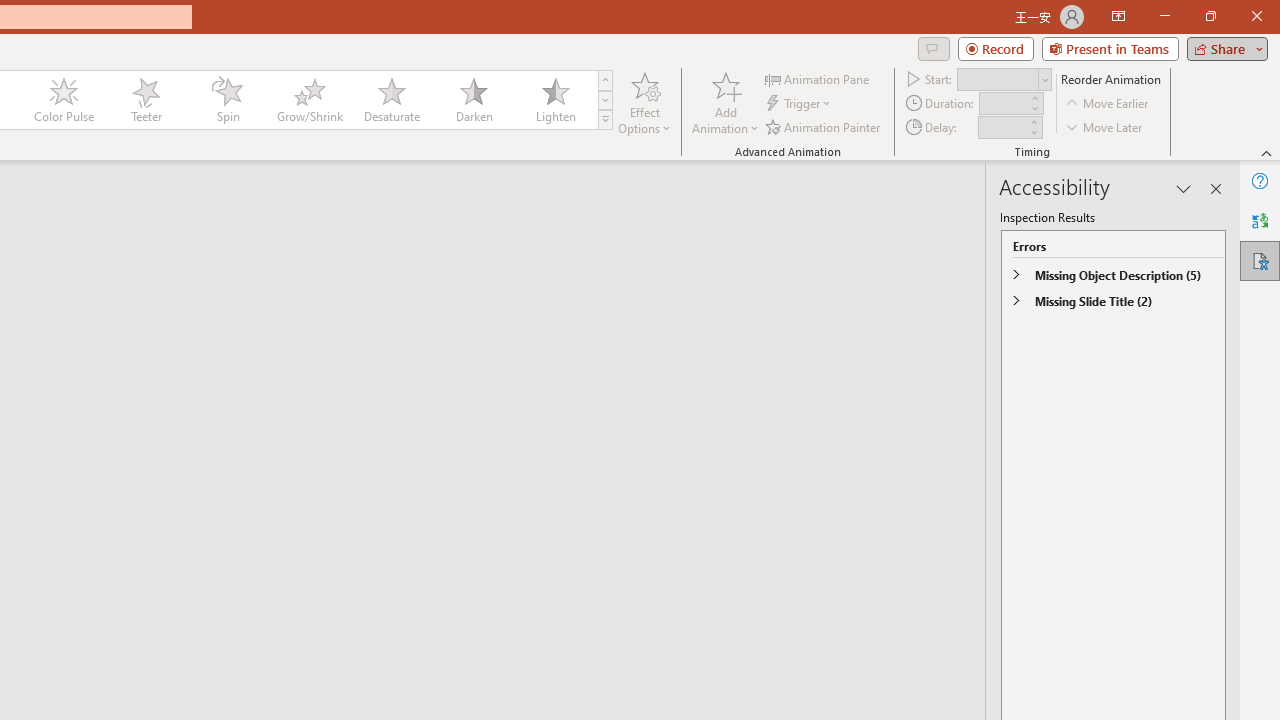 Image resolution: width=1280 pixels, height=720 pixels. Describe the element at coordinates (645, 103) in the screenshot. I see `'Effect Options'` at that location.